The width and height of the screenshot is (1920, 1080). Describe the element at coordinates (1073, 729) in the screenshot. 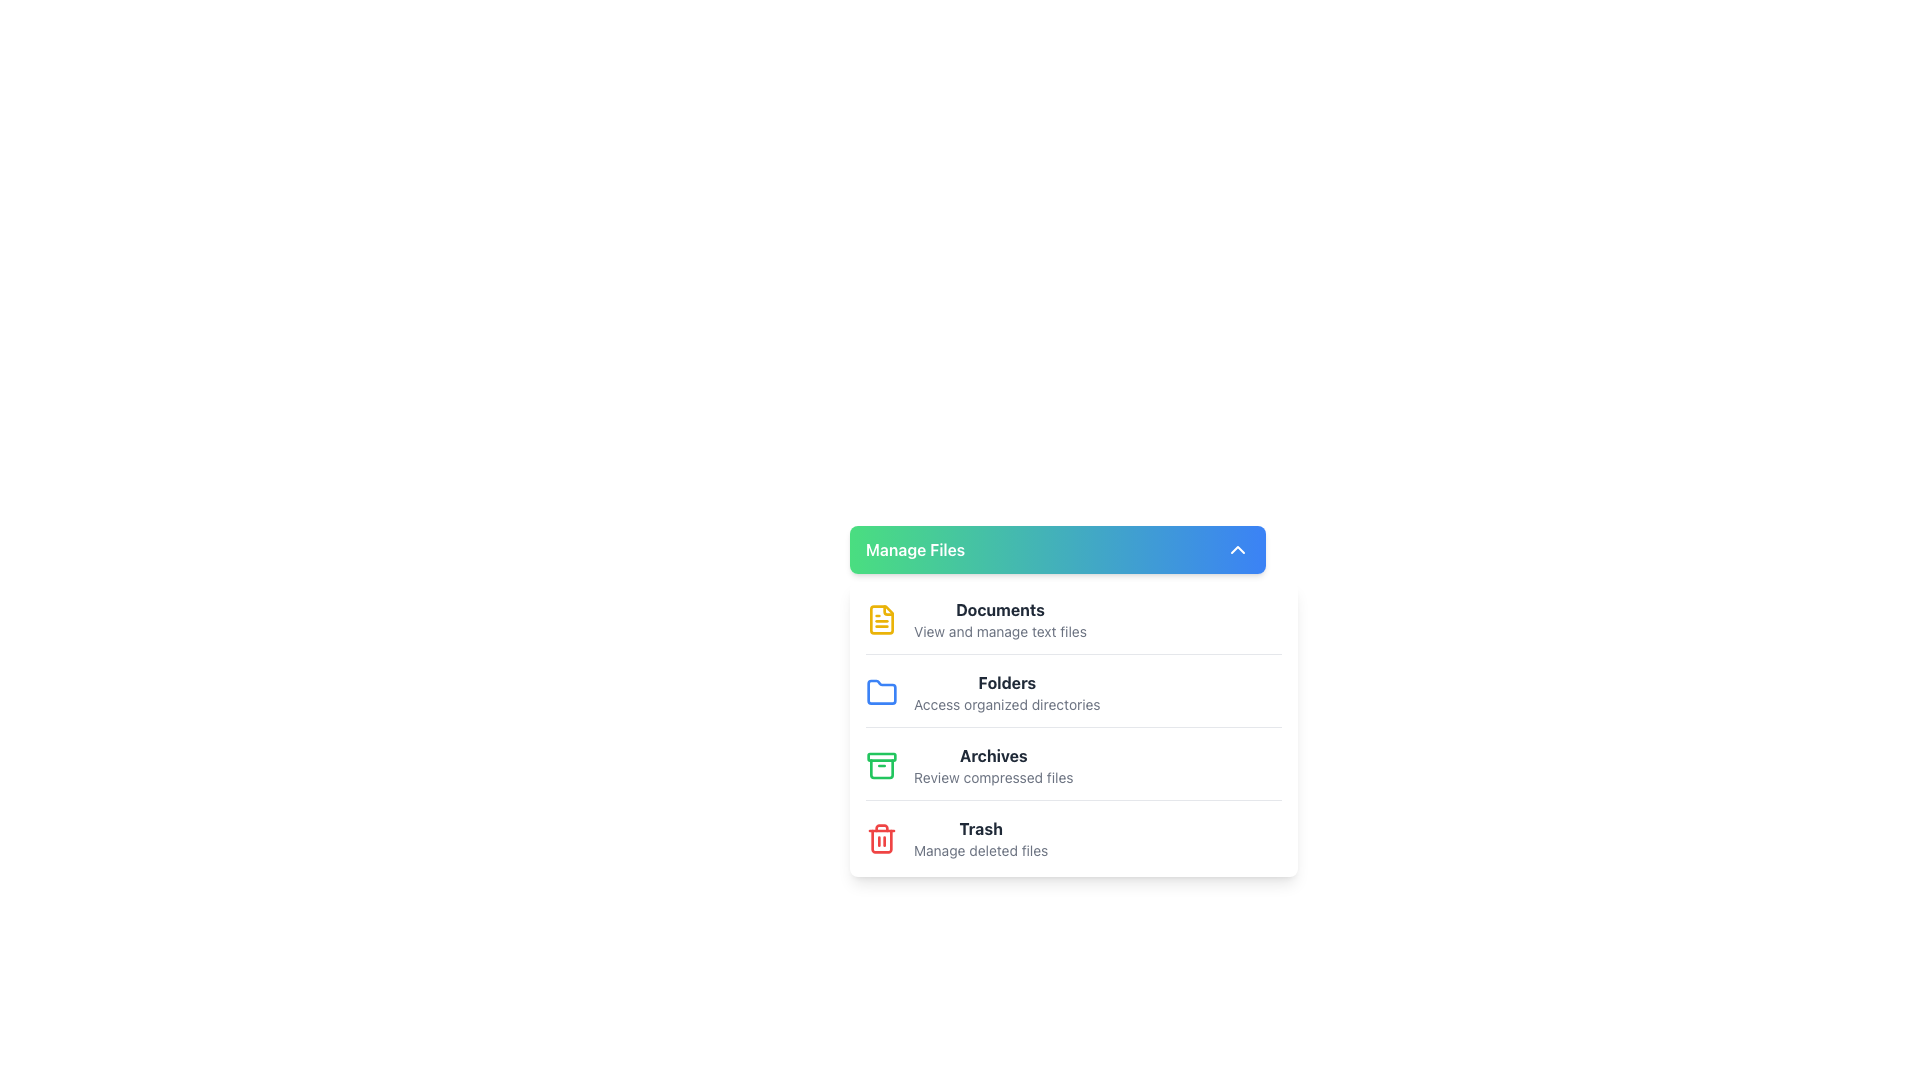

I see `an item from the dropdown menu content displayed under the 'Manage Files' button by clicking on it` at that location.